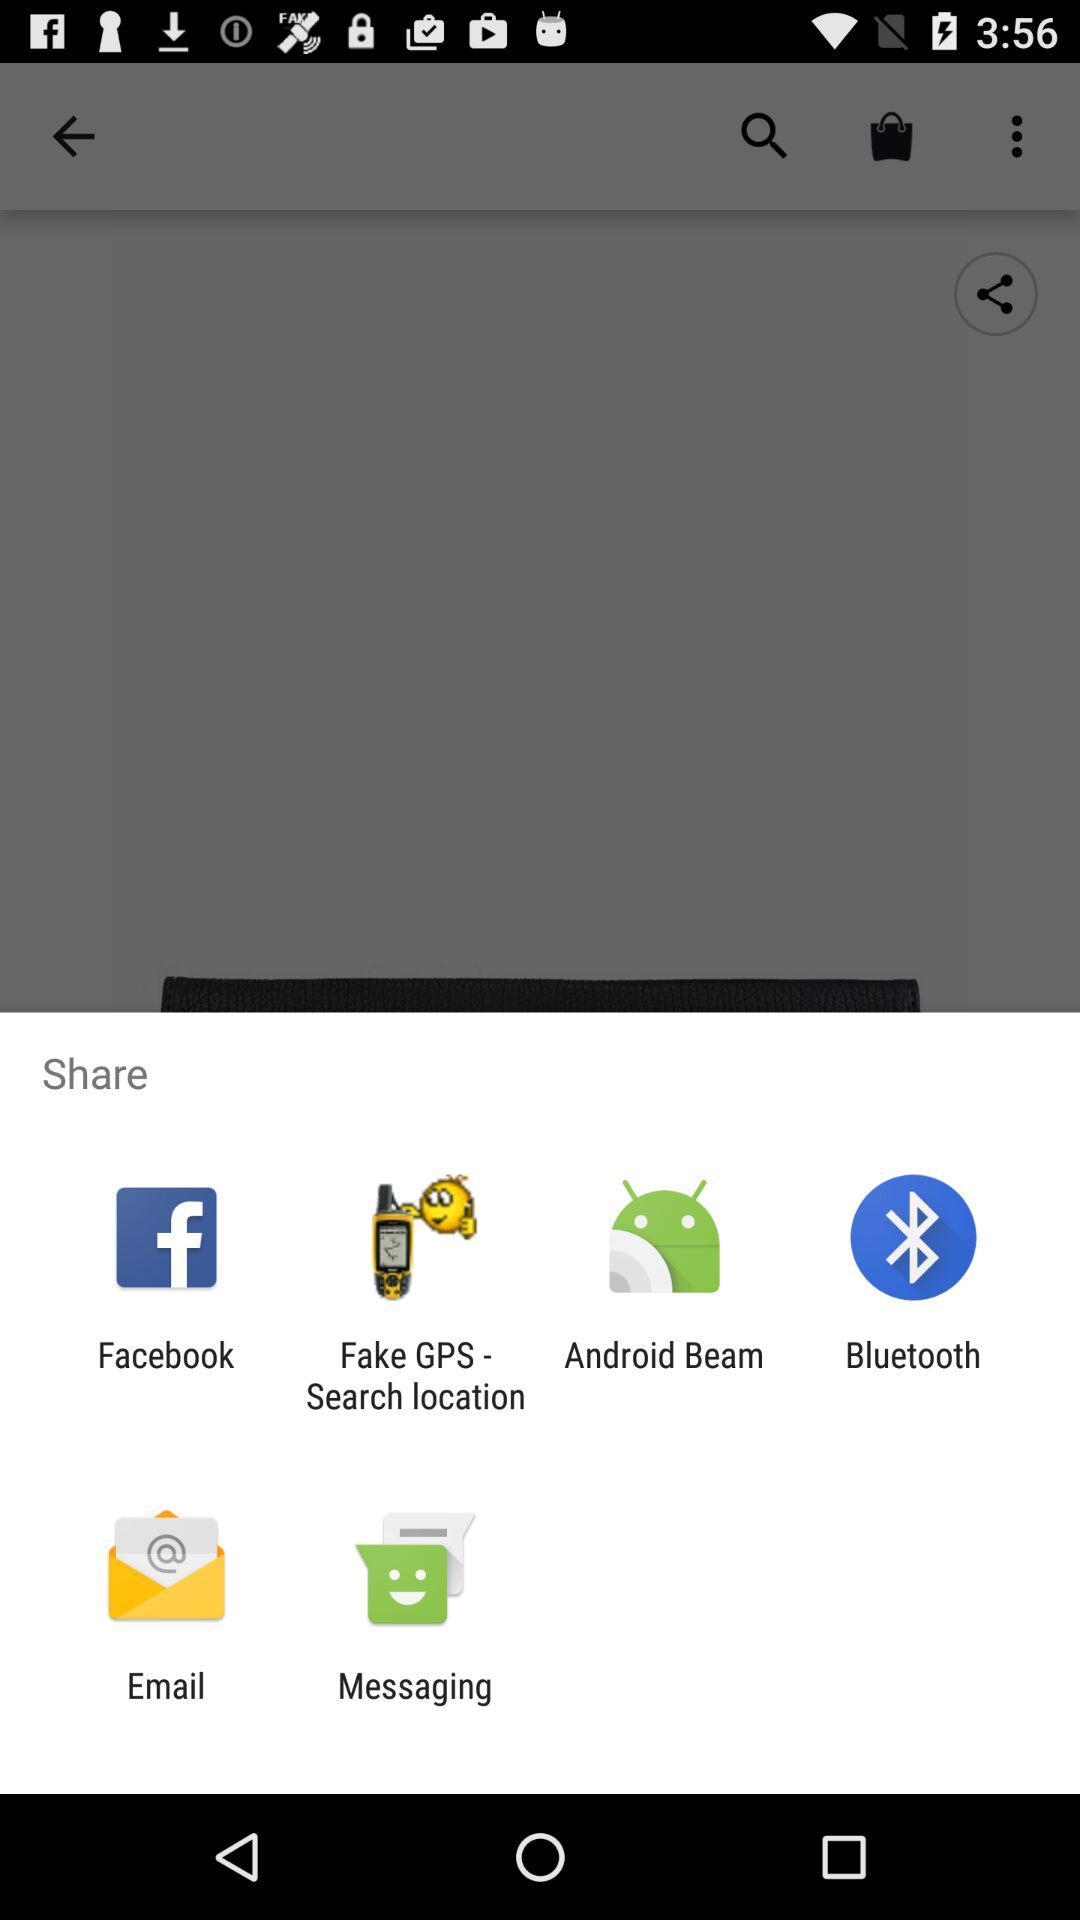  I want to click on app to the left of fake gps search app, so click(165, 1374).